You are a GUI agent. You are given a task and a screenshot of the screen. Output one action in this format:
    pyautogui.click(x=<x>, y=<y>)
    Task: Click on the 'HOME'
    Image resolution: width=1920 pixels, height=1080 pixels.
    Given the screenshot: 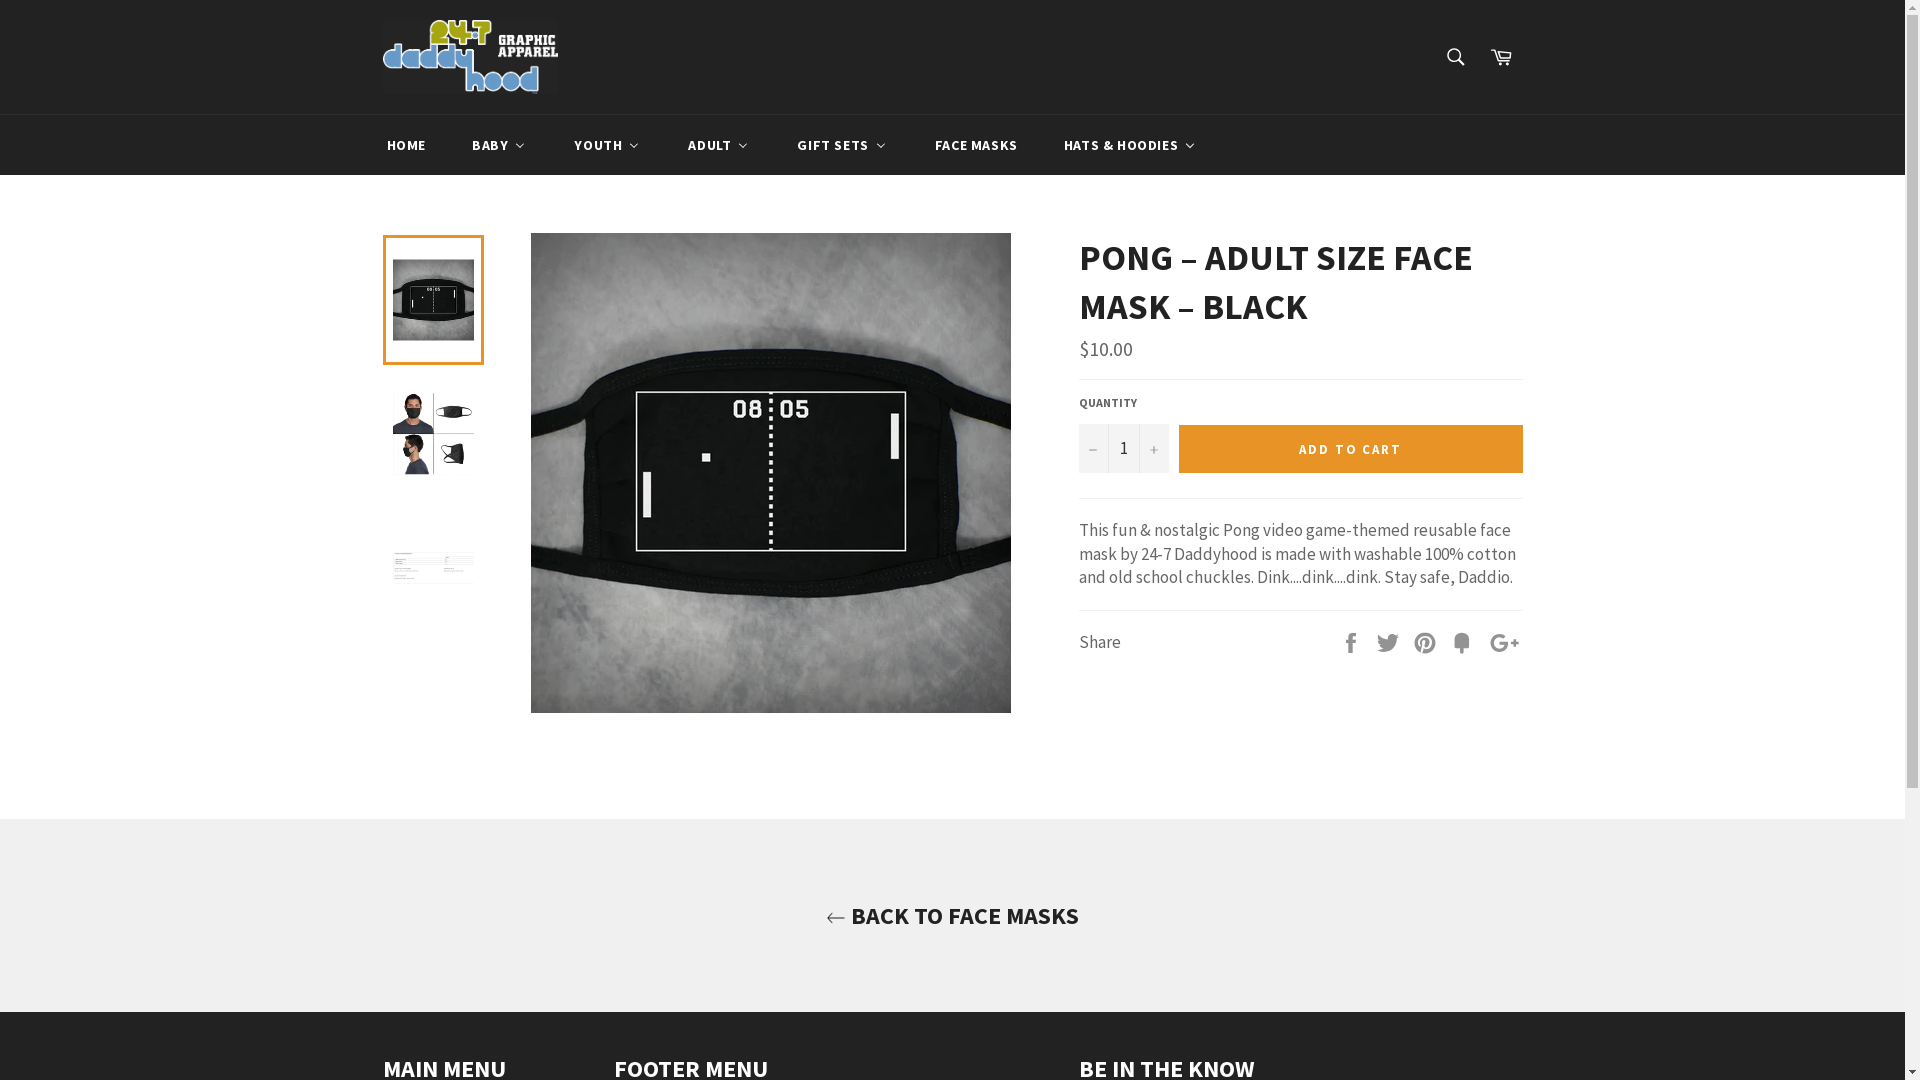 What is the action you would take?
    pyautogui.click(x=361, y=144)
    